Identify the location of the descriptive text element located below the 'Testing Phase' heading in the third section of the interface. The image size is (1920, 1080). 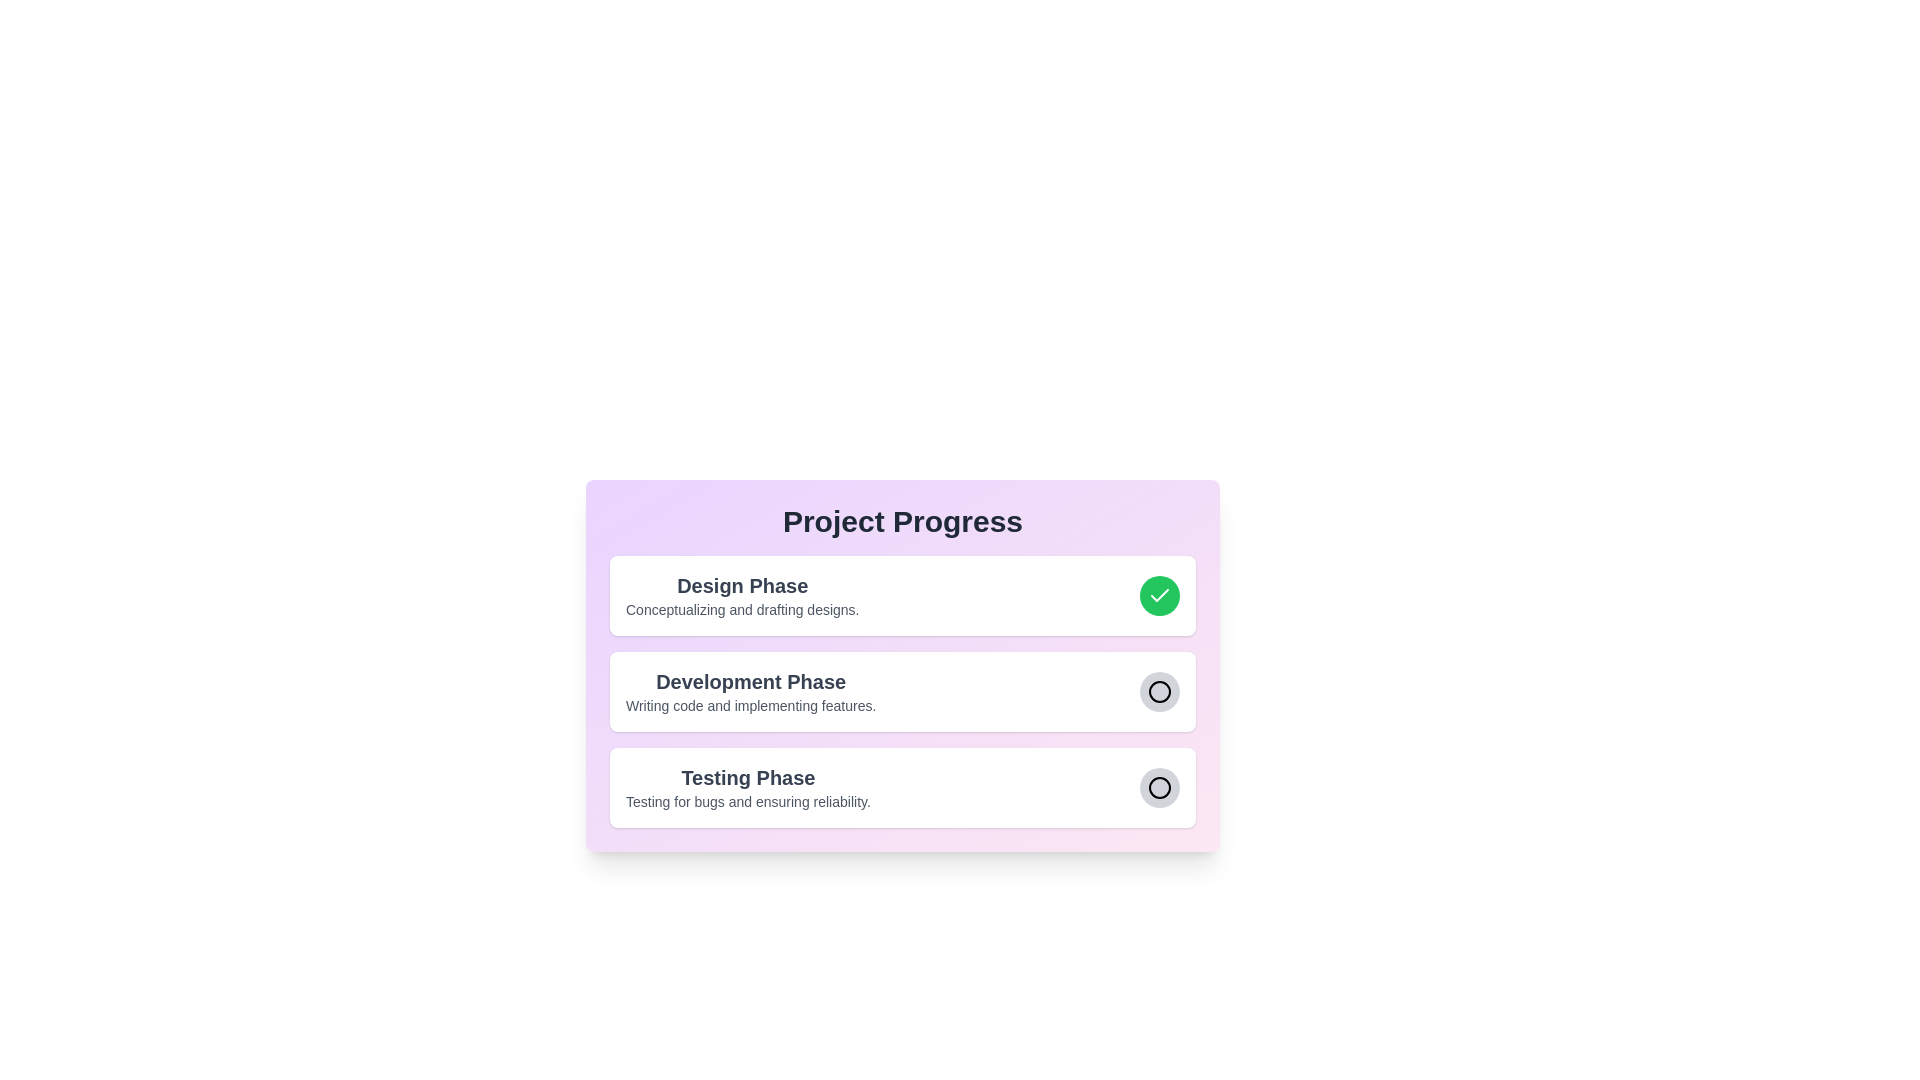
(747, 801).